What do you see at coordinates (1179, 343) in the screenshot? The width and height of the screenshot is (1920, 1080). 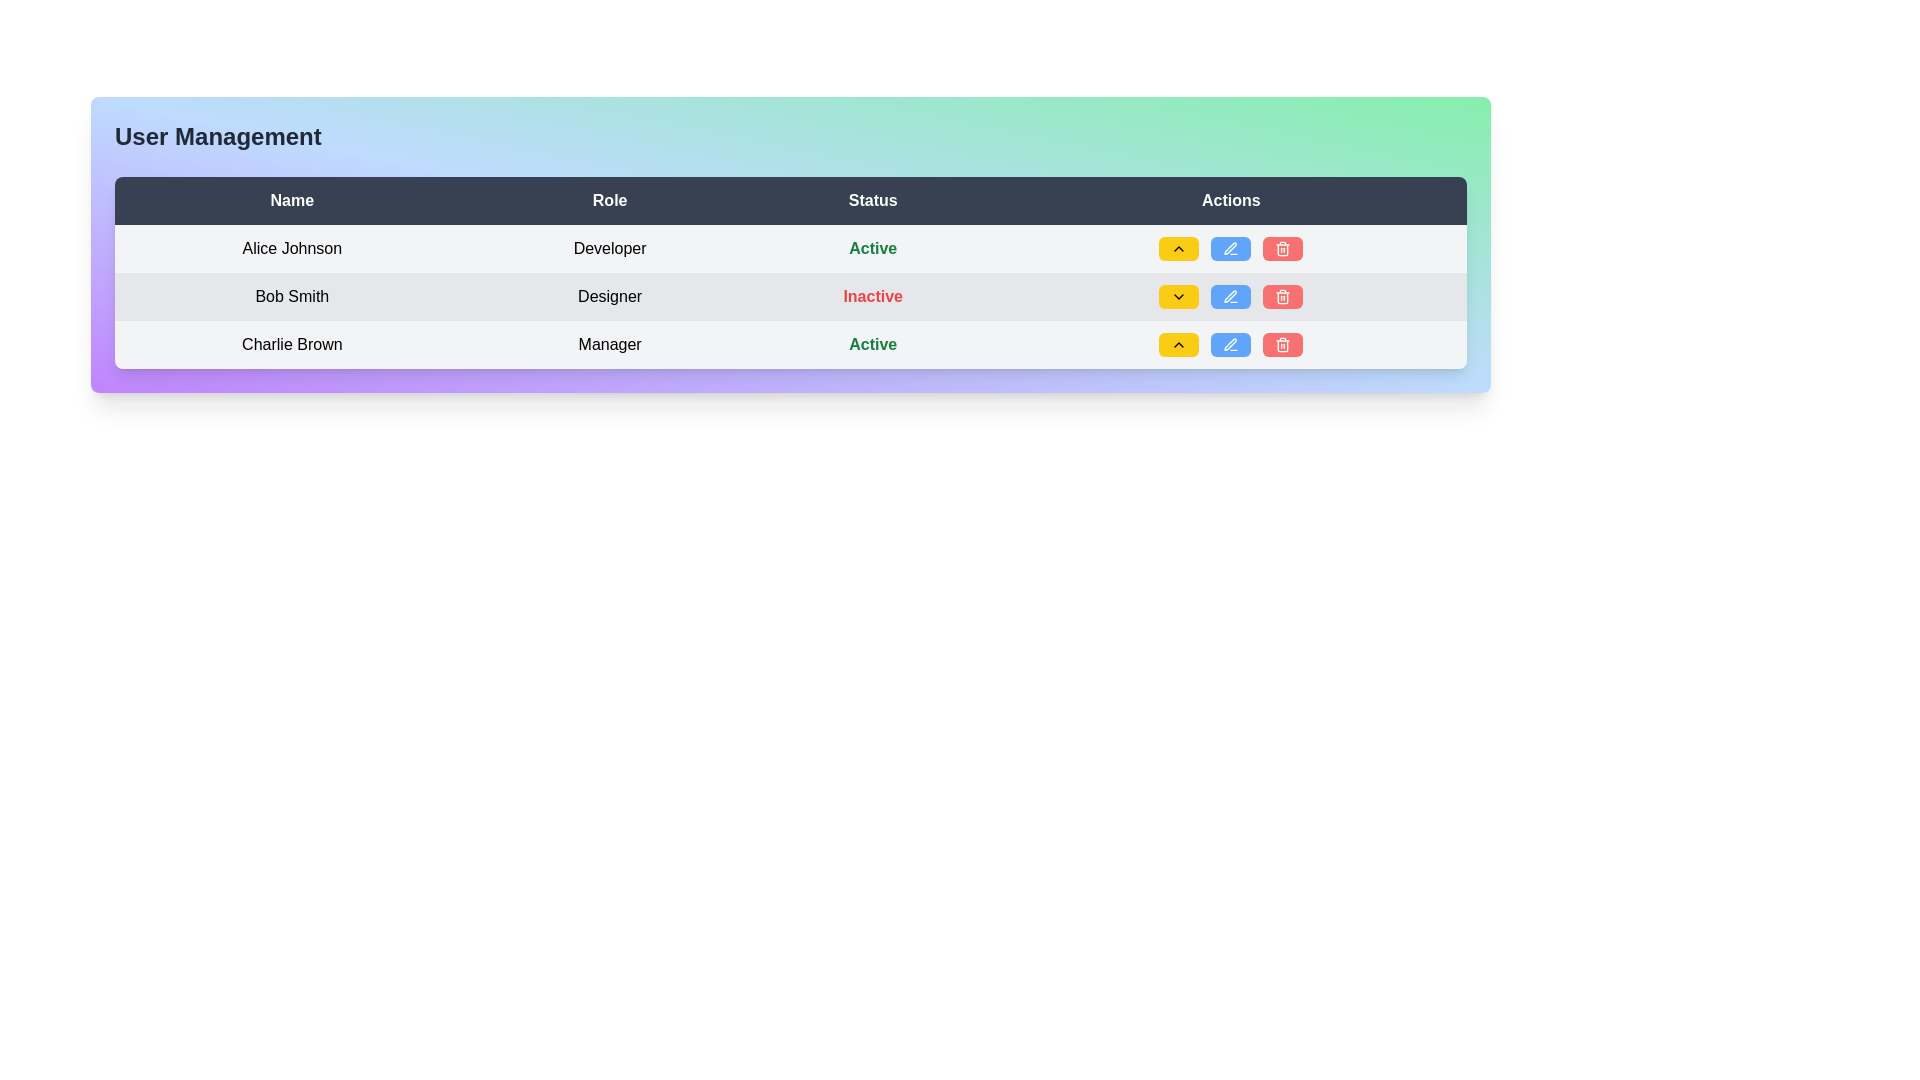 I see `the upward-pointing chevron icon within the 'Actions' column corresponding to 'Alice Johnson'` at bounding box center [1179, 343].